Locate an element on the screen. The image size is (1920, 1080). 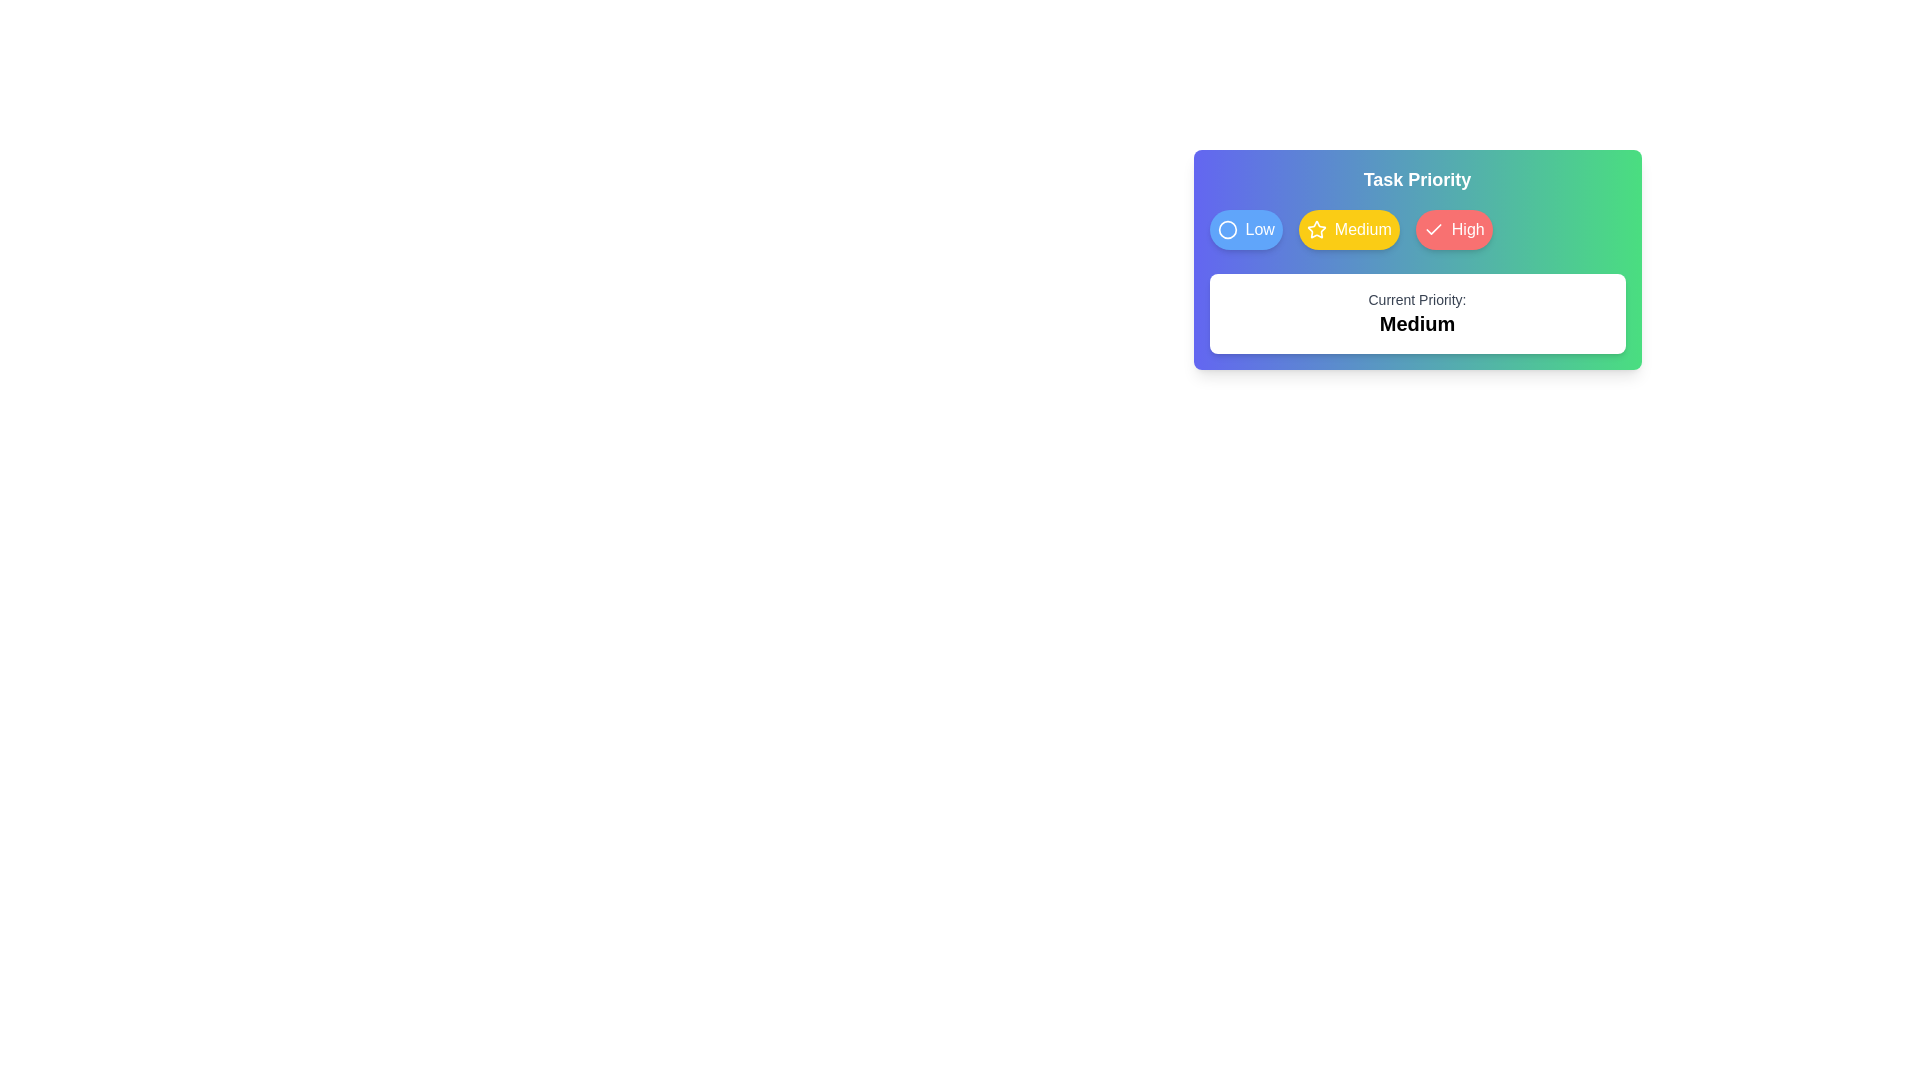
the text label element that displays 'Current Priority:' which is styled in gray and positioned above the priority value 'Medium' is located at coordinates (1416, 300).